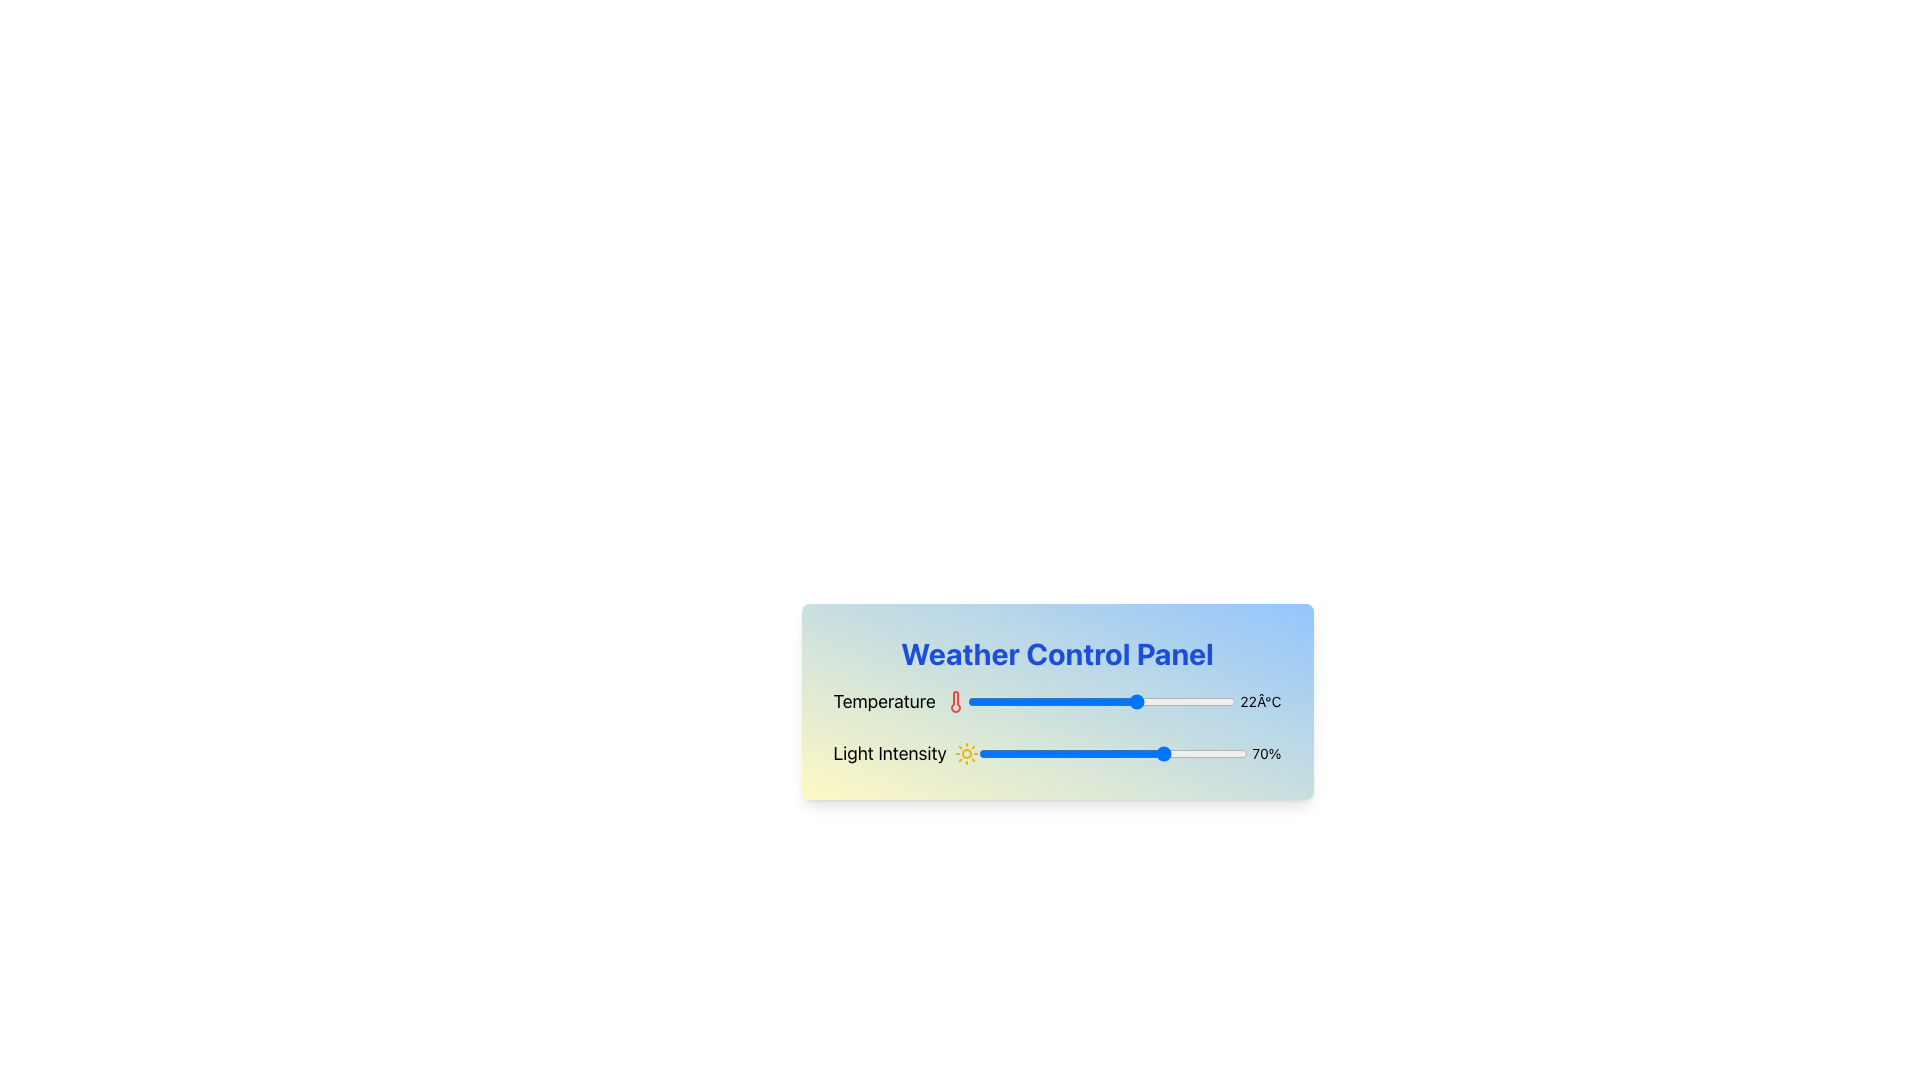 The height and width of the screenshot is (1080, 1920). I want to click on the temperature slider, so click(1047, 701).